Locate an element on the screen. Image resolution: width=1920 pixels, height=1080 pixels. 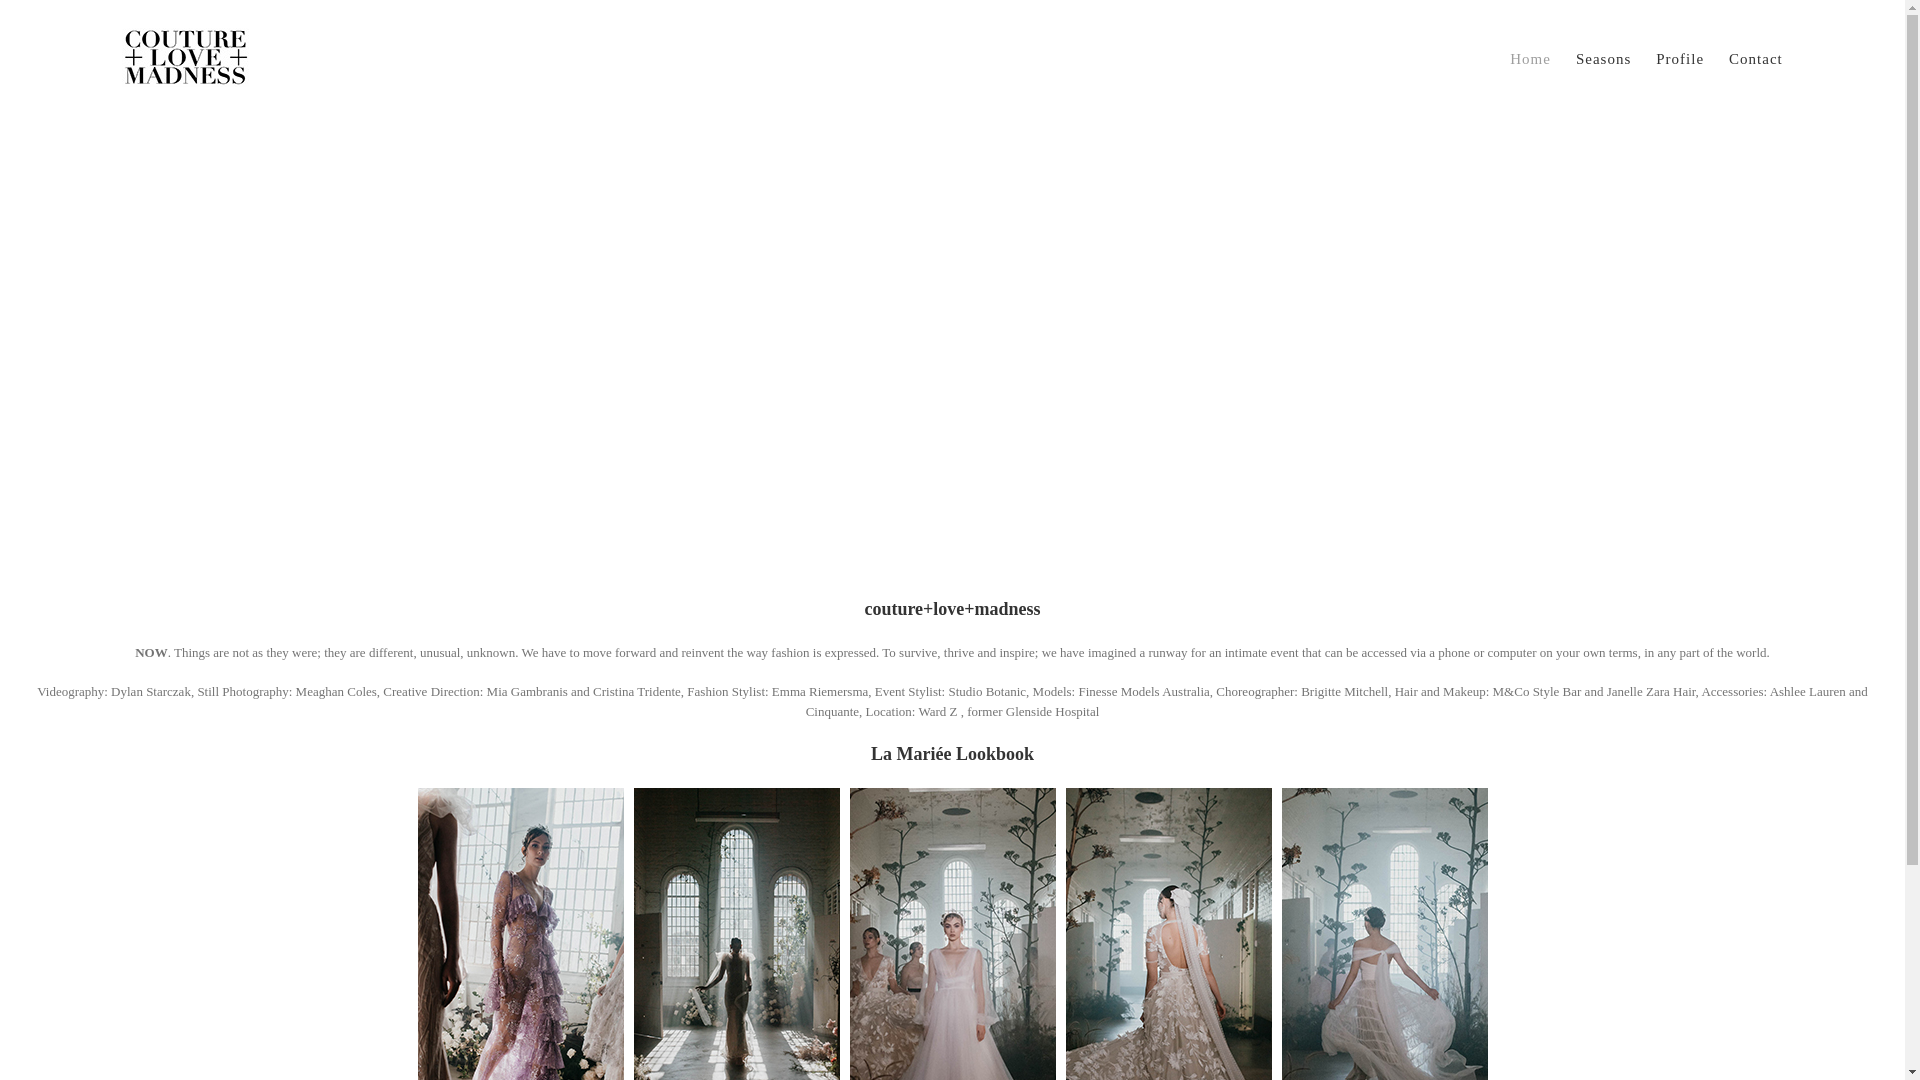
'Seasons' is located at coordinates (1574, 58).